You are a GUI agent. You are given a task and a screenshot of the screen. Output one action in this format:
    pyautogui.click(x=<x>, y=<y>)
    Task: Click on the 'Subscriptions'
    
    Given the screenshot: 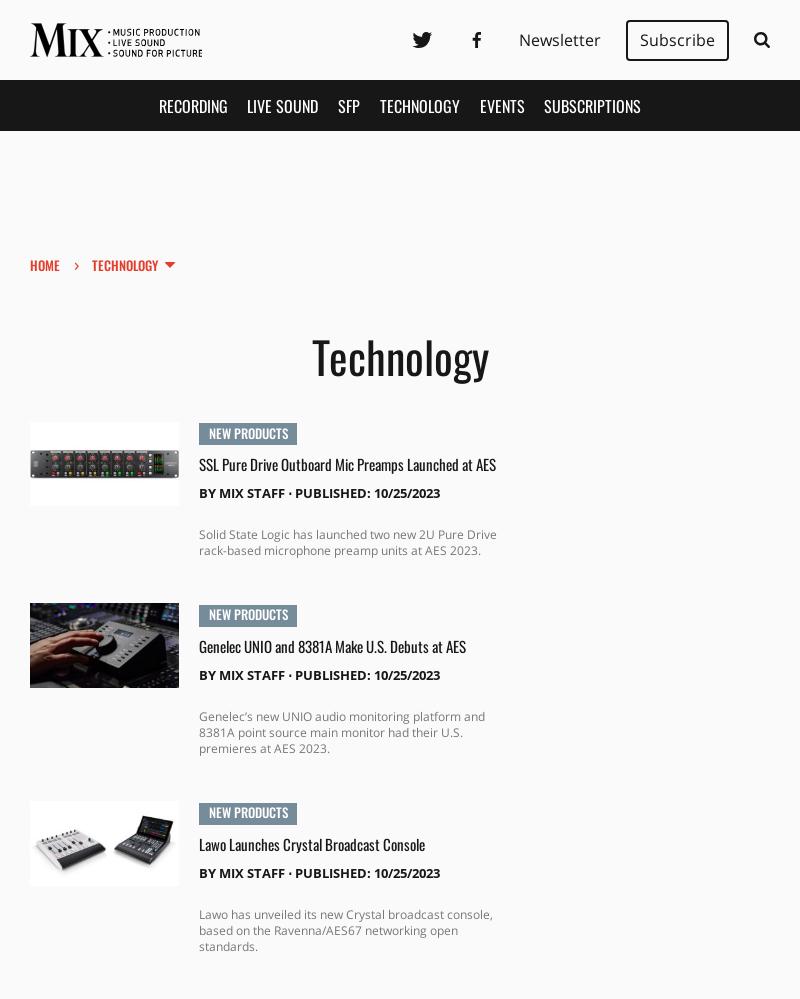 What is the action you would take?
    pyautogui.click(x=591, y=104)
    